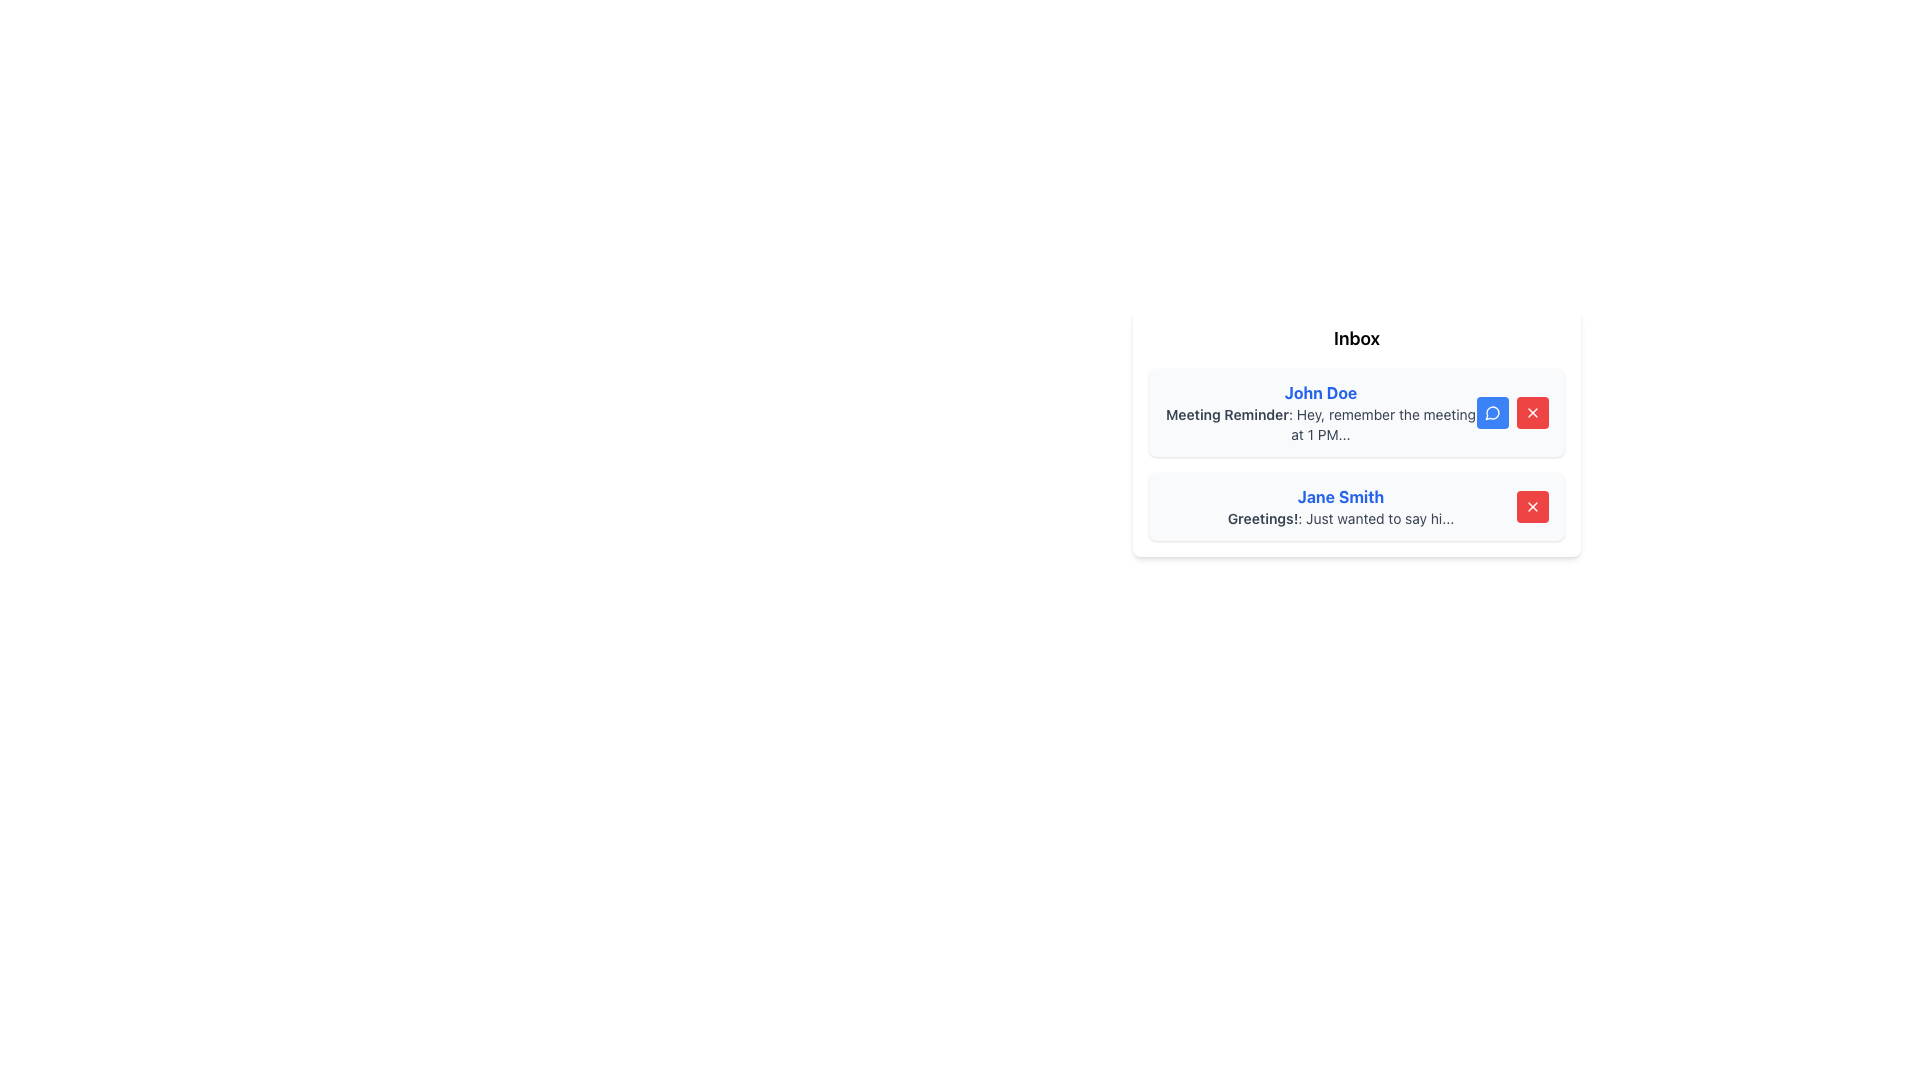  Describe the element at coordinates (1320, 393) in the screenshot. I see `text content of the header label representing the sender's name for the associated inbox message, located at the top-left portion of the message item in the inbox layout` at that location.